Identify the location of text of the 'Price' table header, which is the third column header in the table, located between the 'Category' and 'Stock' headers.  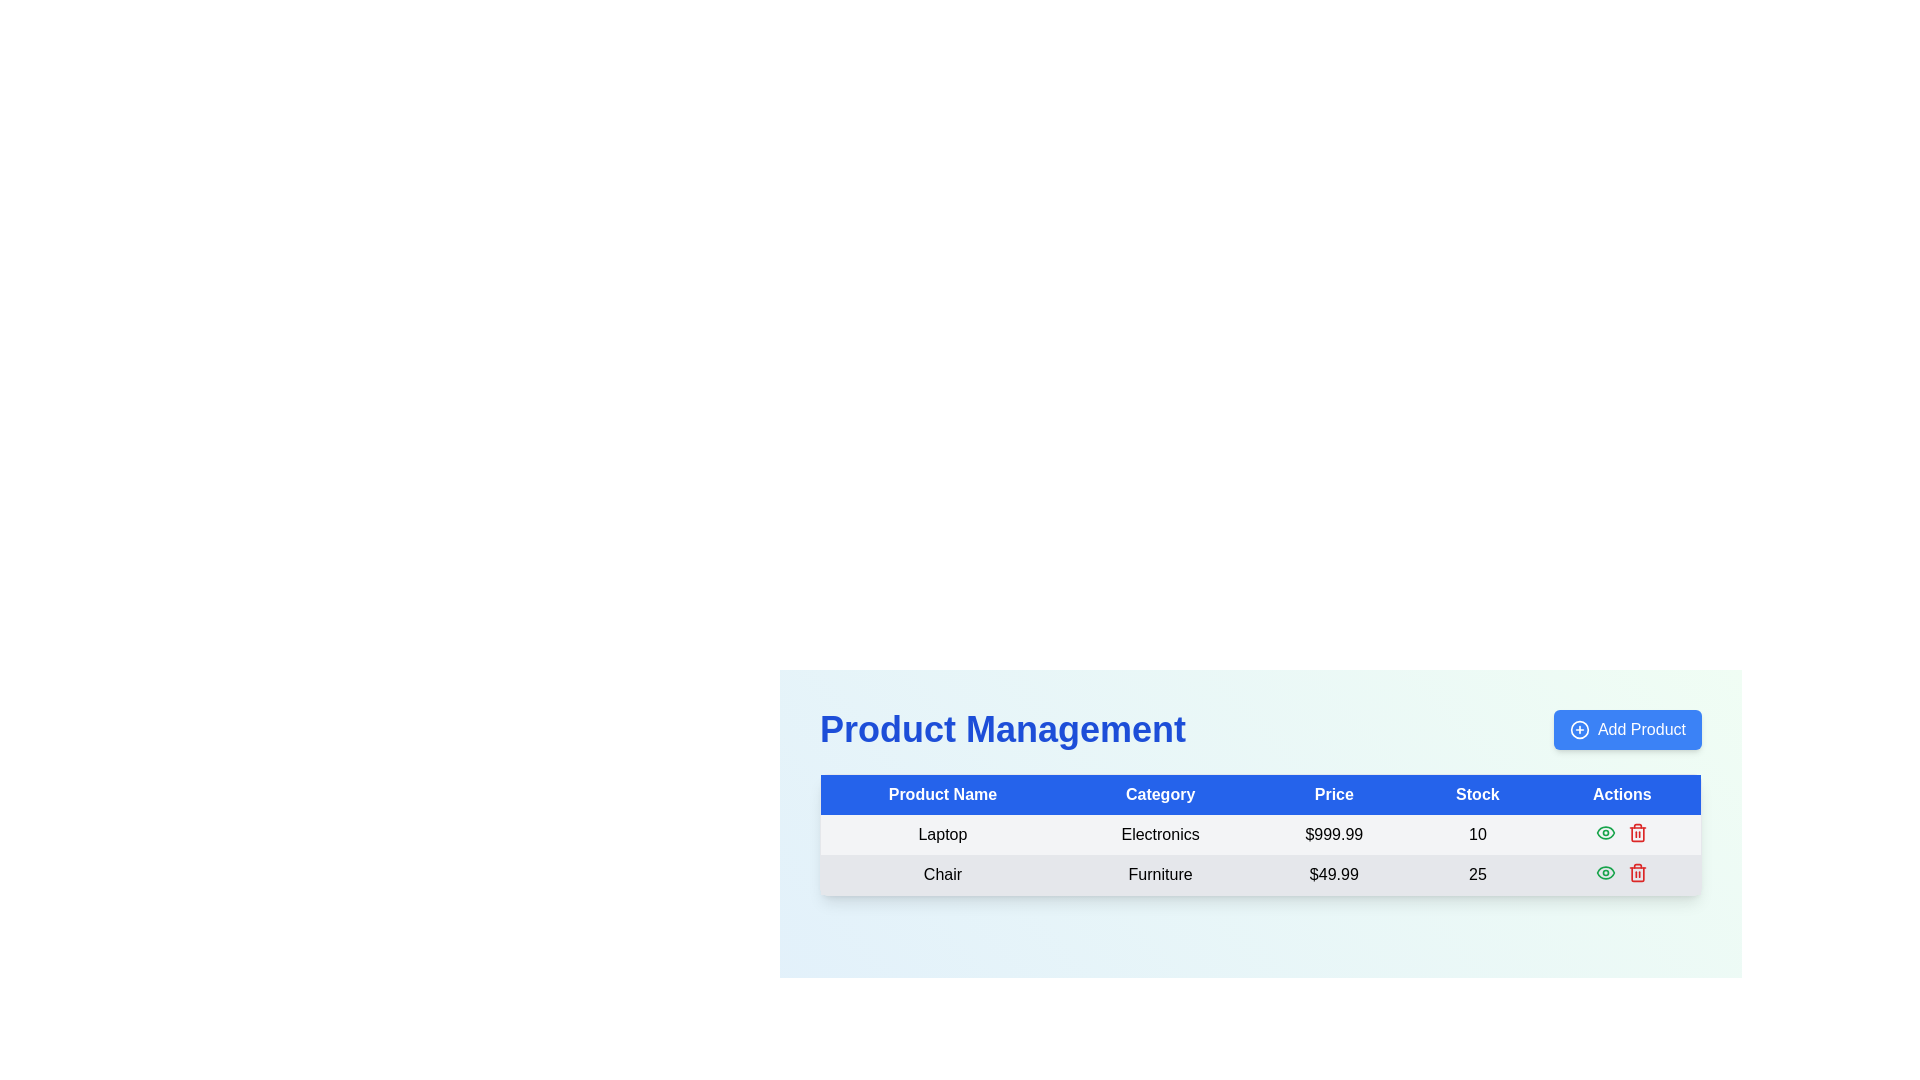
(1334, 793).